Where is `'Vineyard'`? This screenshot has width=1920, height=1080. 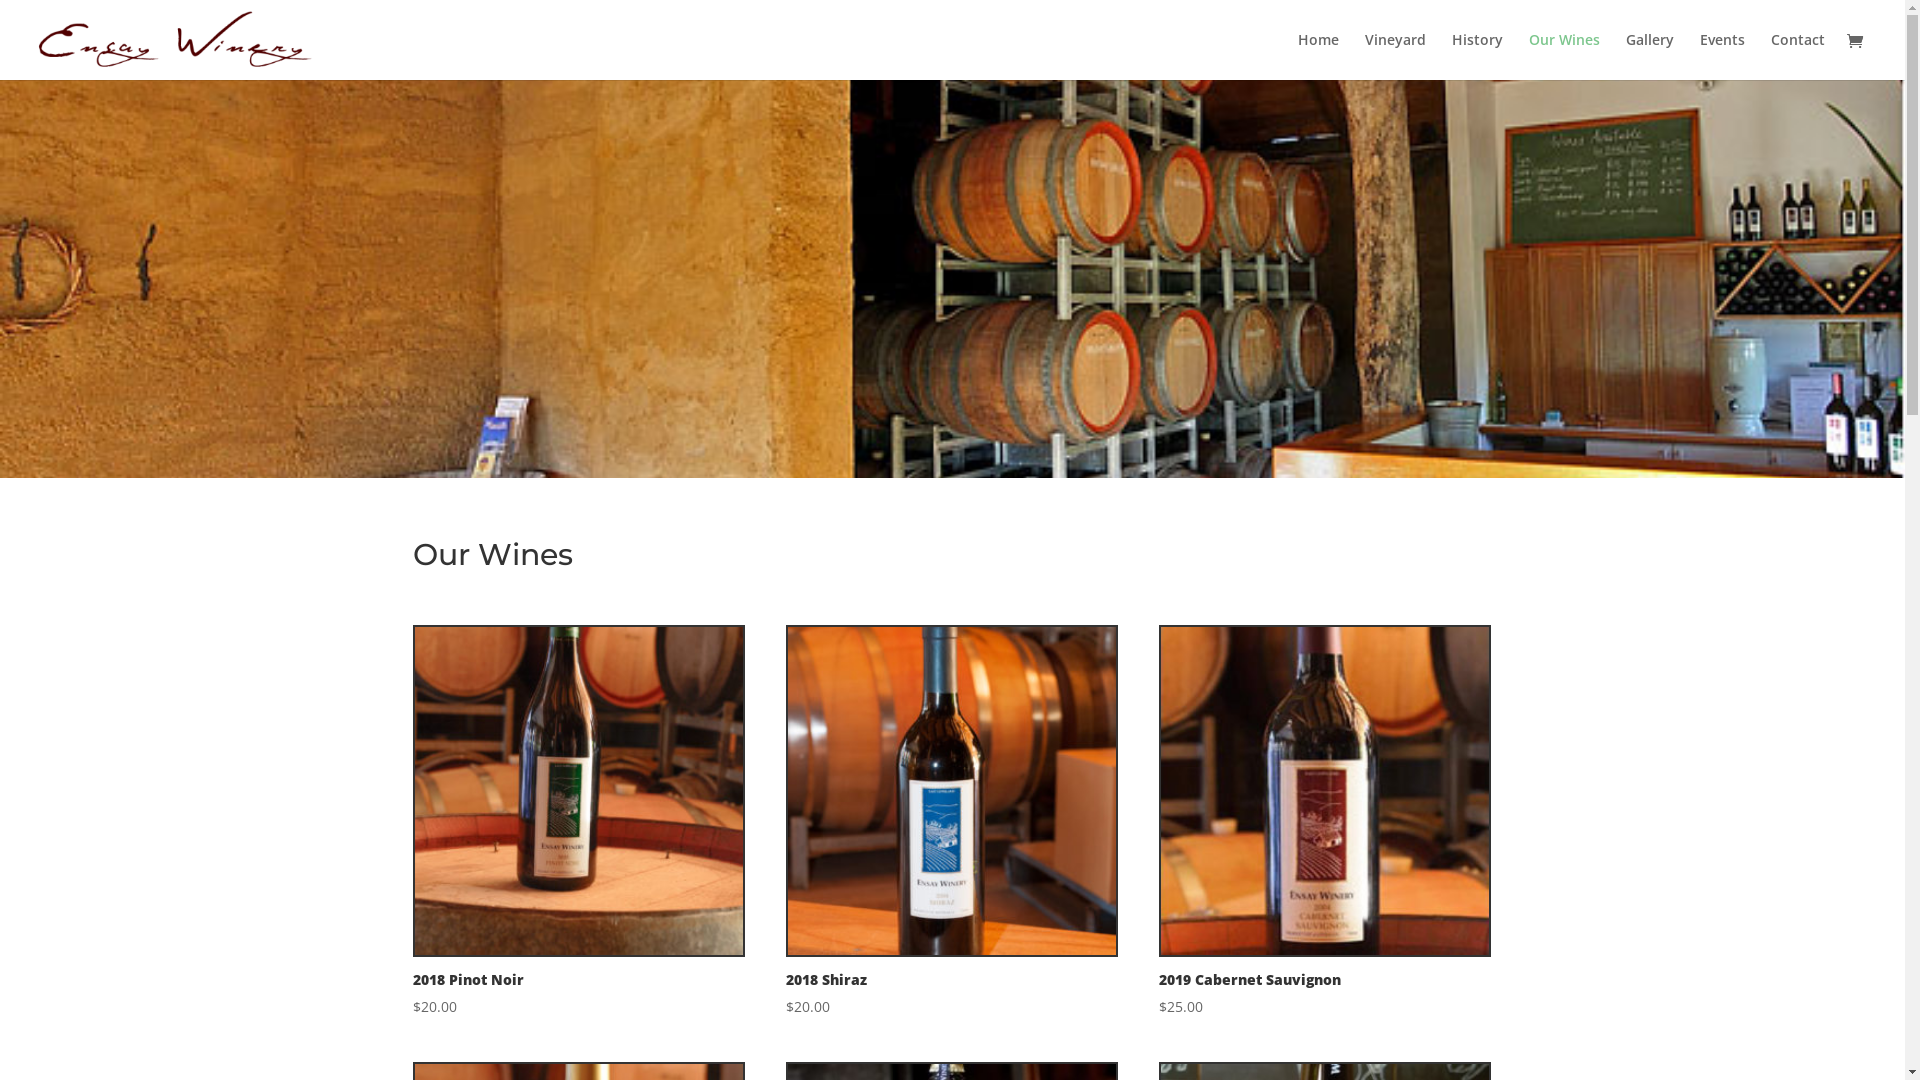 'Vineyard' is located at coordinates (1394, 55).